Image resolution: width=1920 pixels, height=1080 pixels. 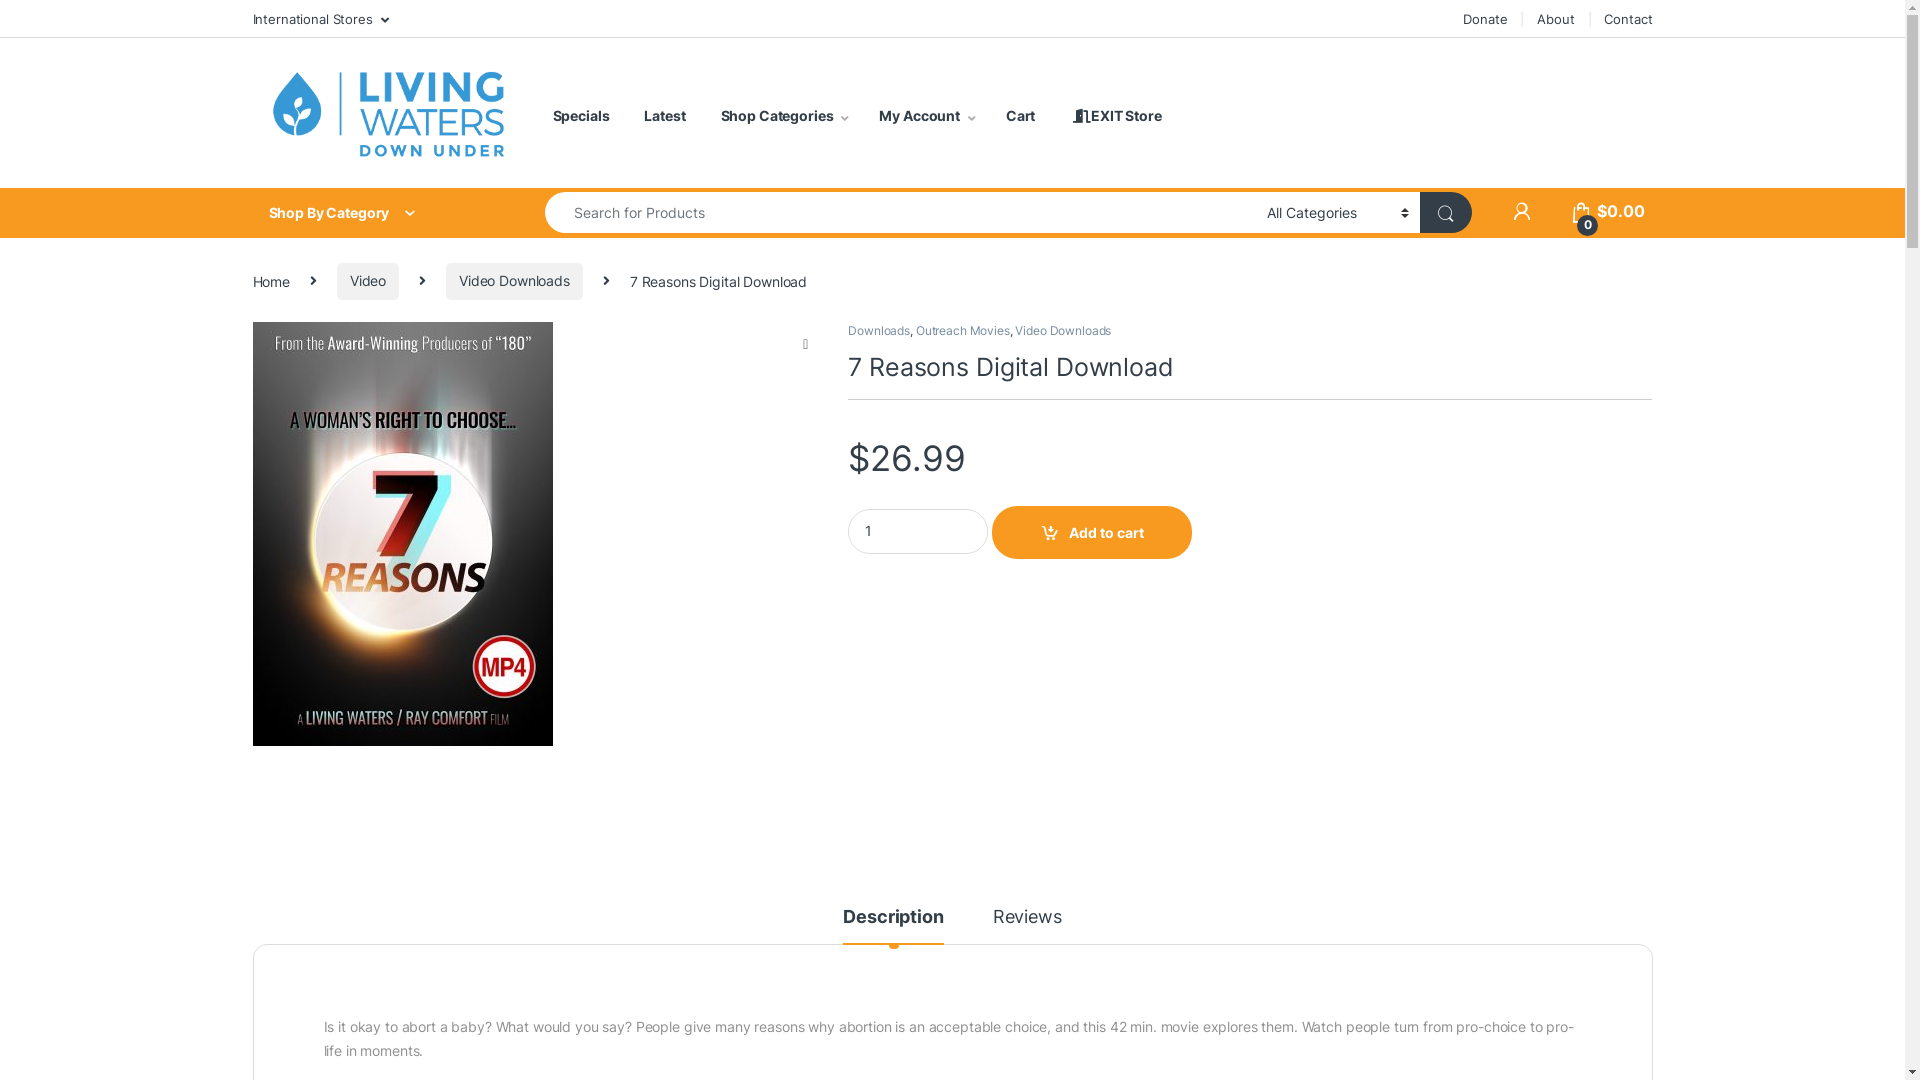 I want to click on 'Home', so click(x=251, y=280).